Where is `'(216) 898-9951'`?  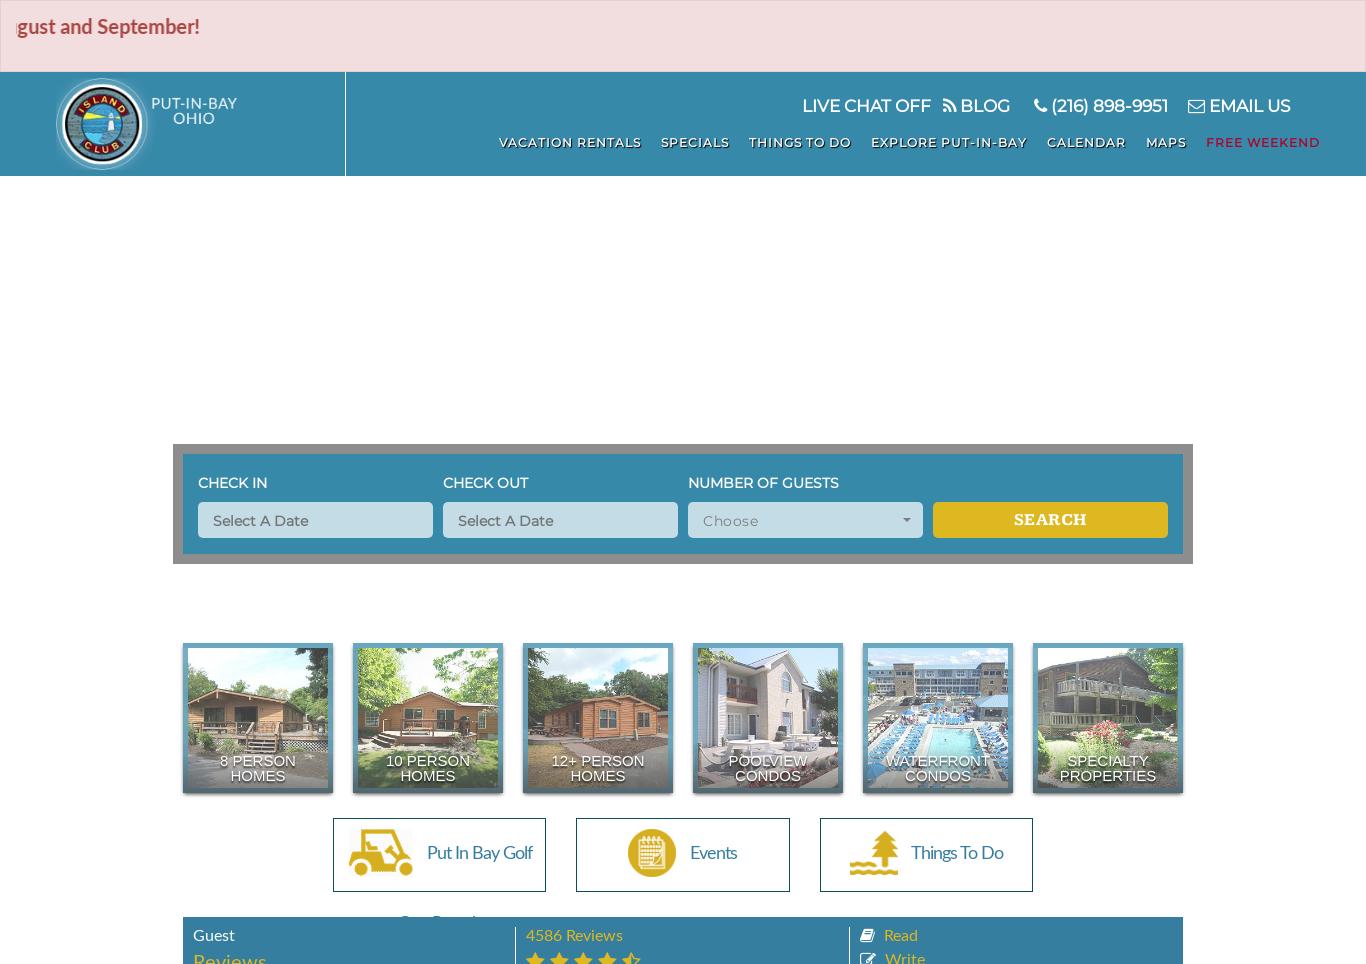 '(216) 898-9951' is located at coordinates (1102, 105).